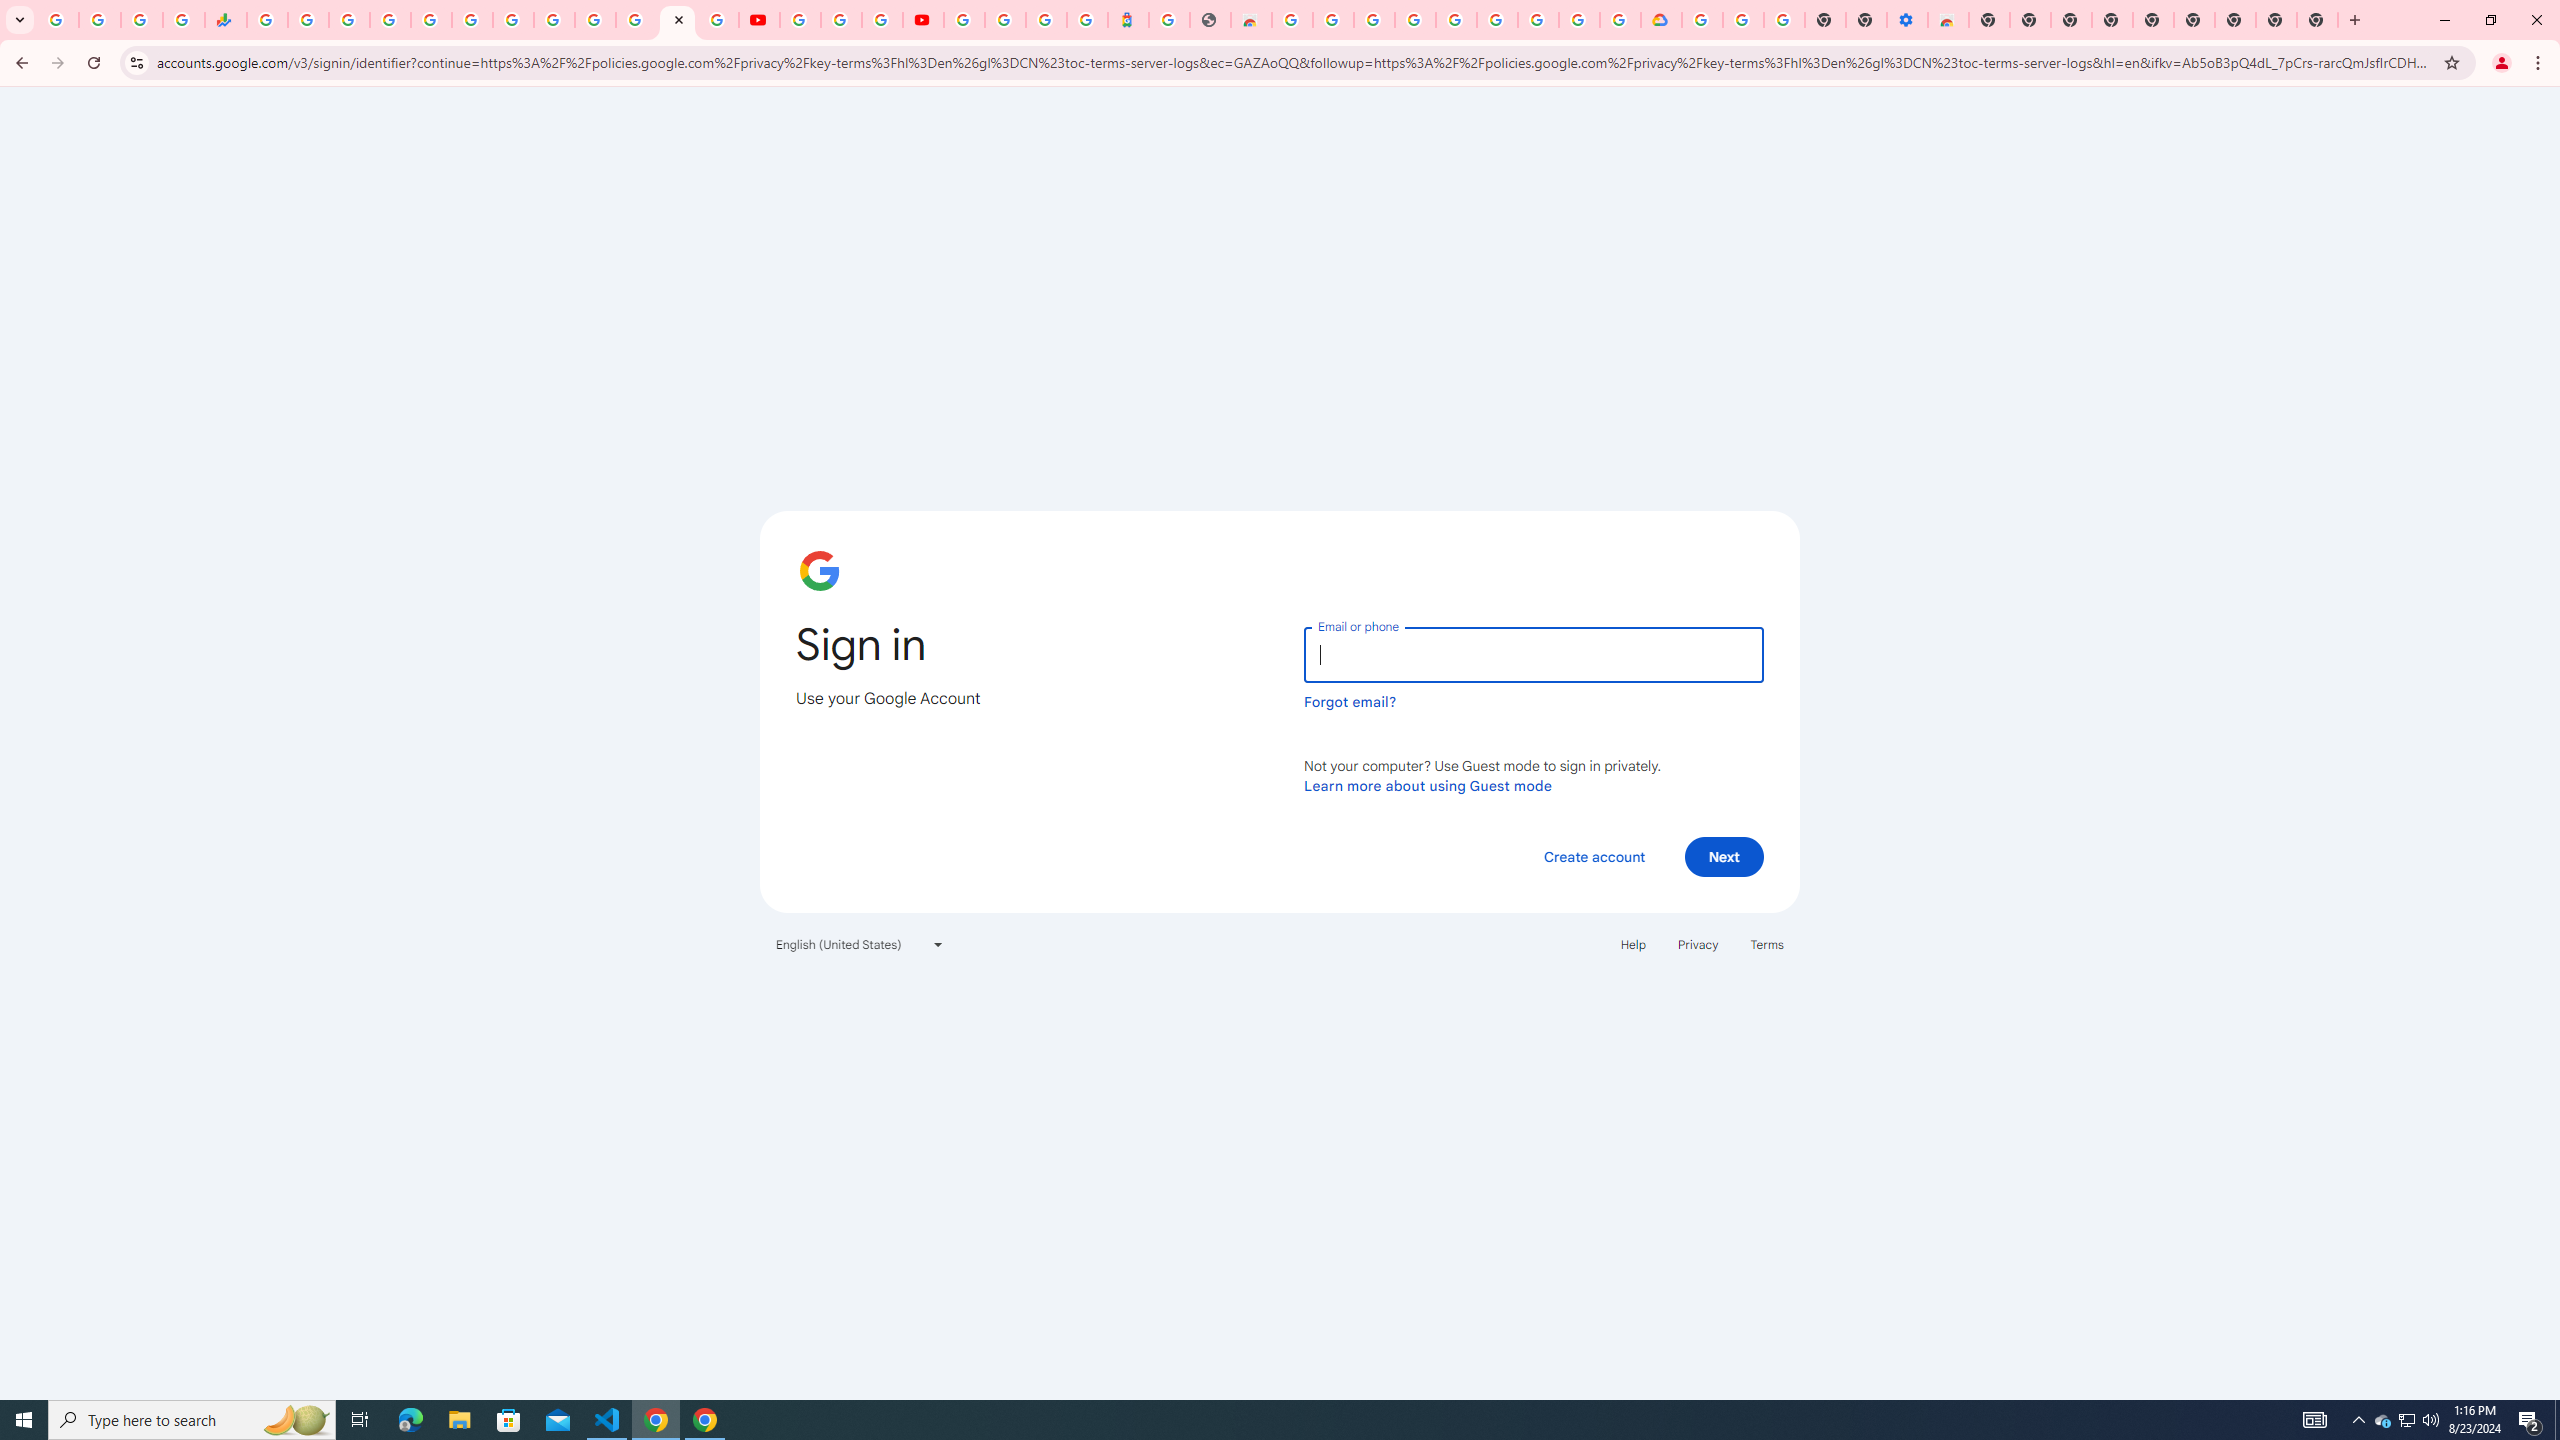 The width and height of the screenshot is (2560, 1440). What do you see at coordinates (1766, 942) in the screenshot?
I see `'Terms'` at bounding box center [1766, 942].